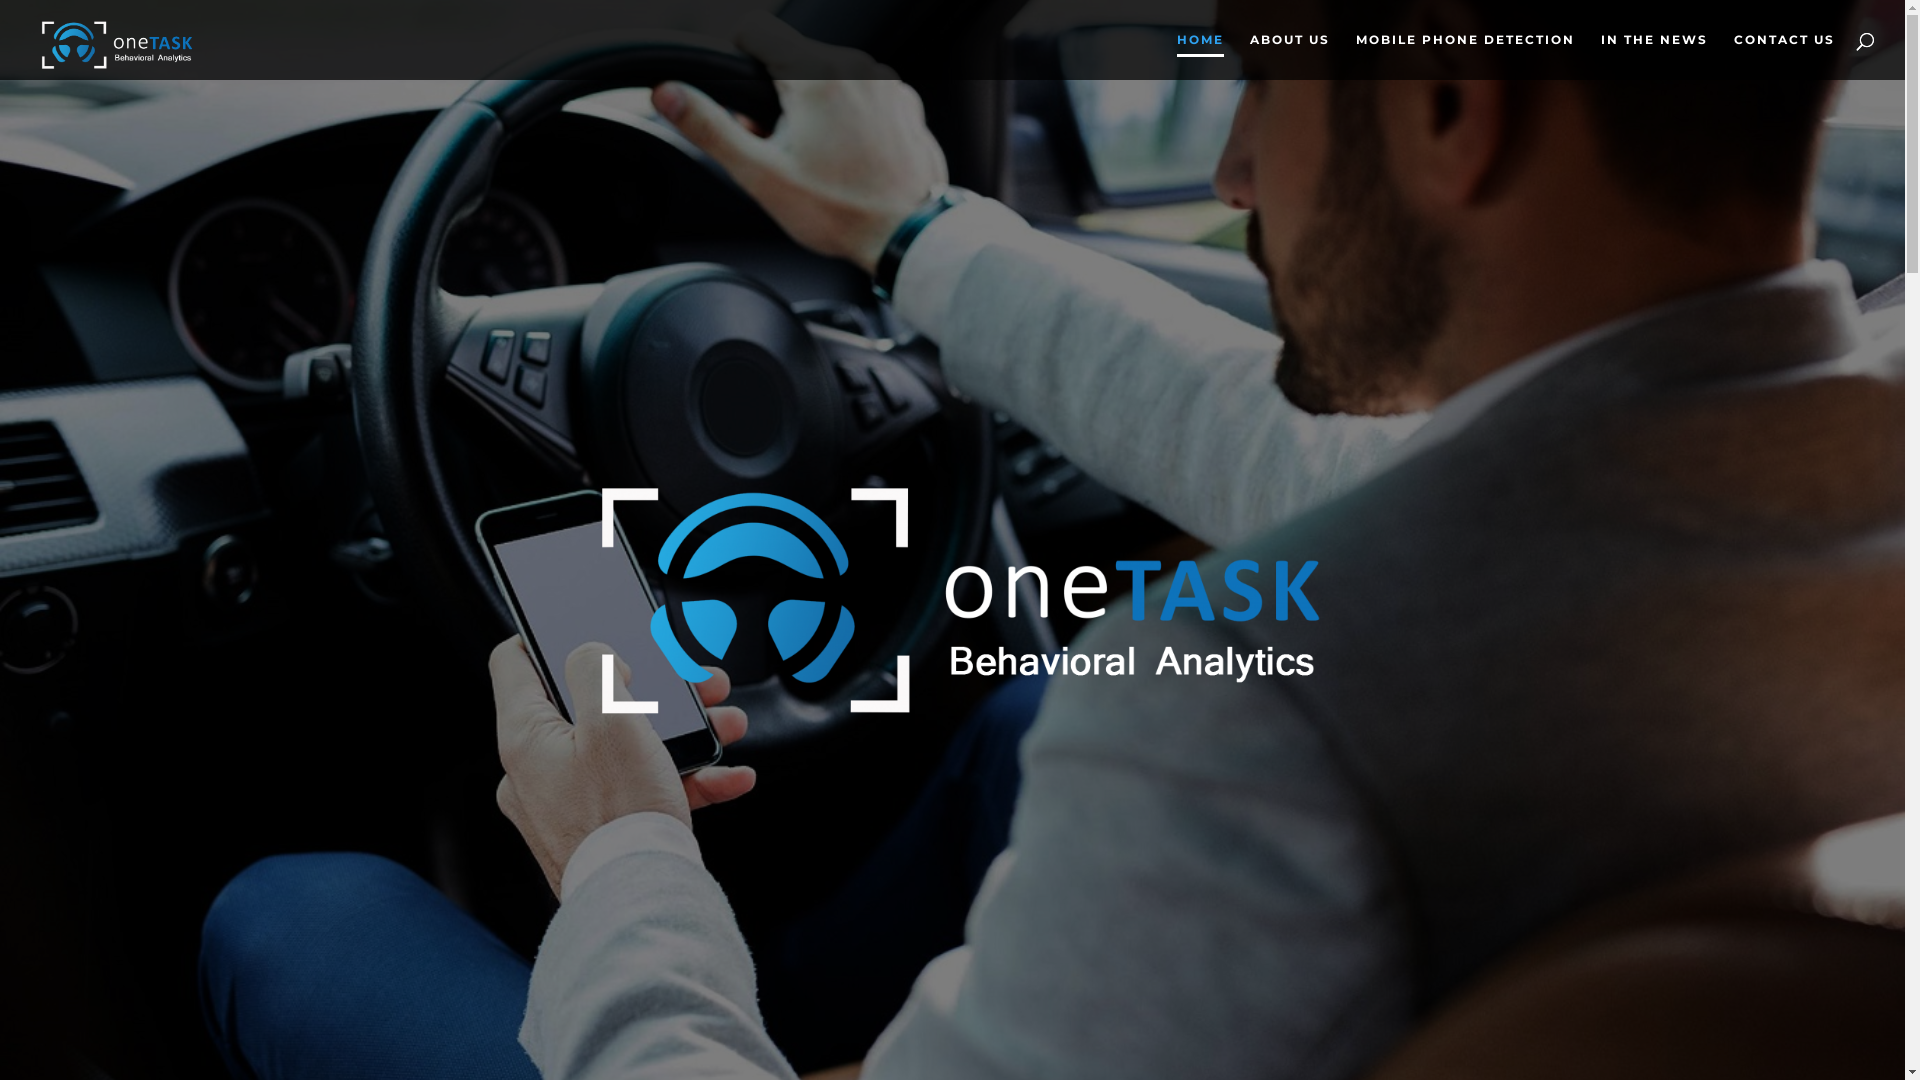 This screenshot has height=1080, width=1920. Describe the element at coordinates (1200, 55) in the screenshot. I see `'HOME'` at that location.